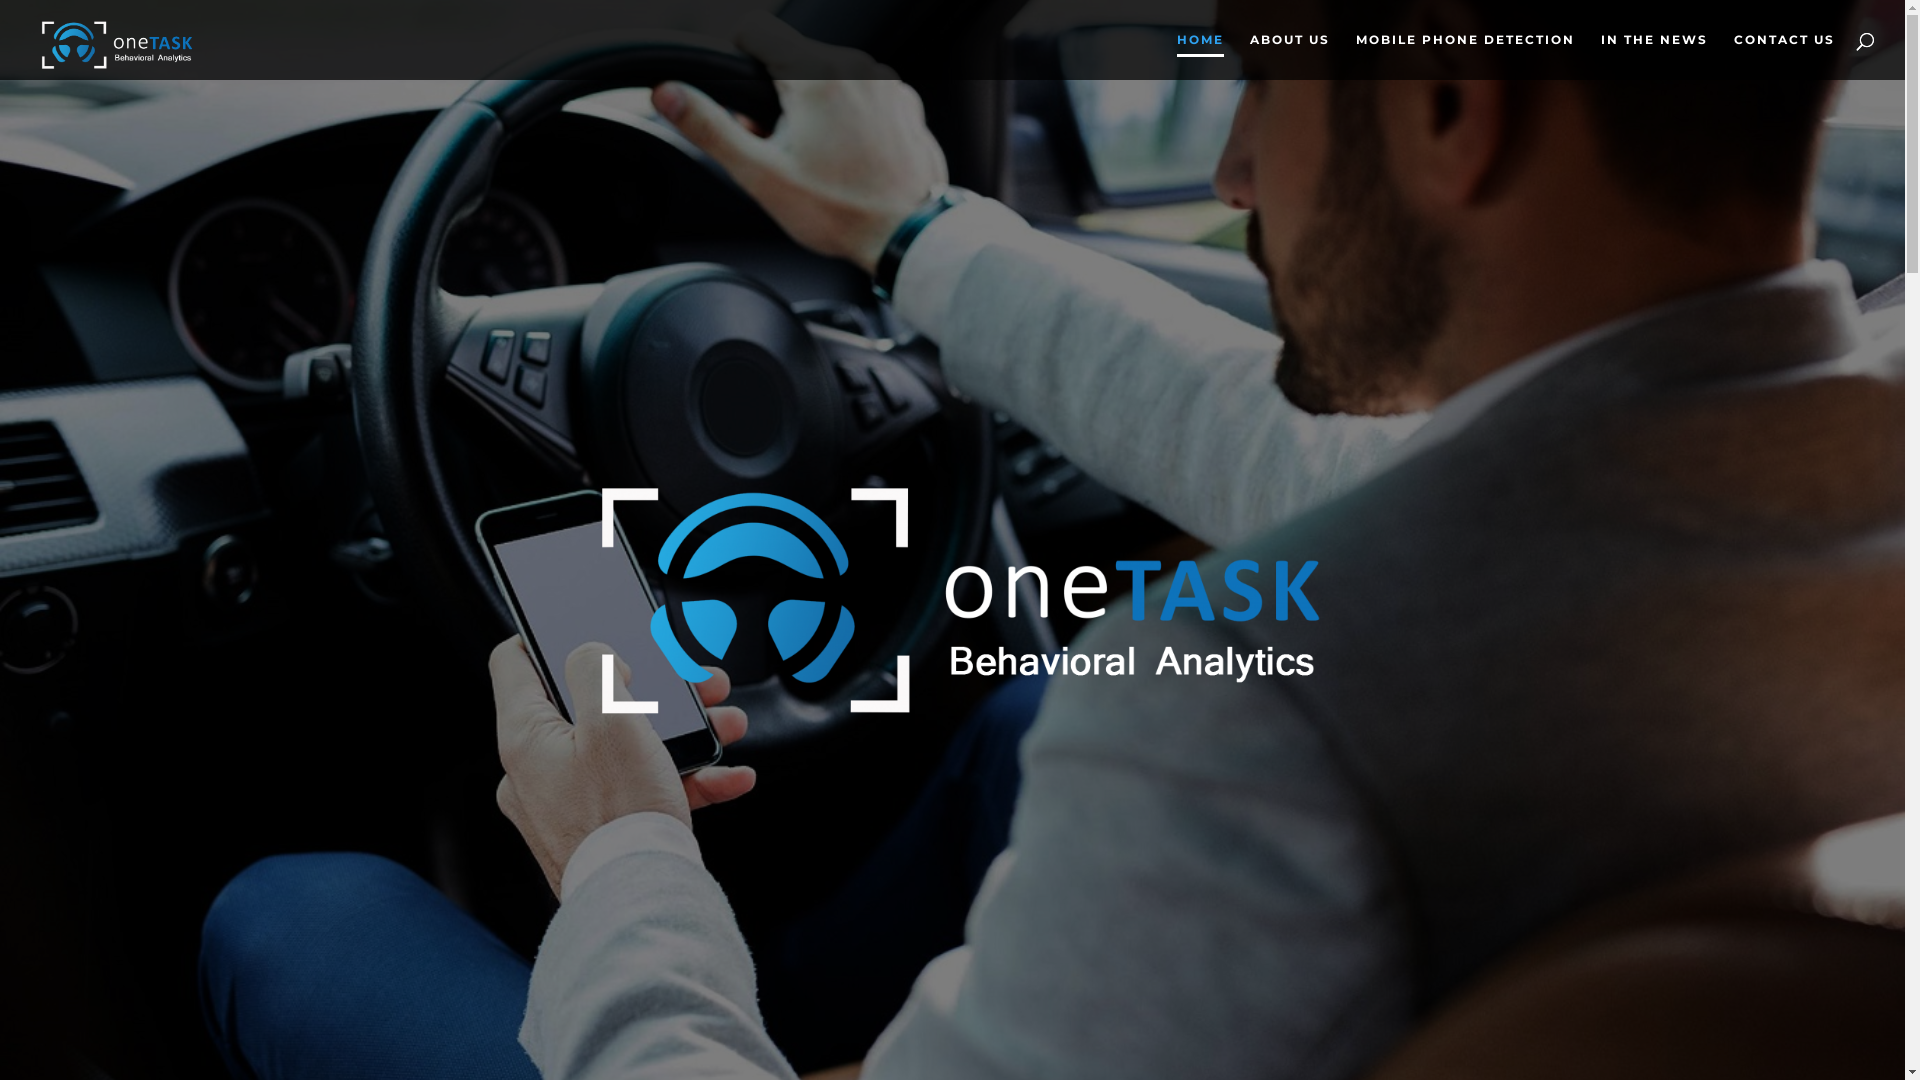 This screenshot has height=1080, width=1920. Describe the element at coordinates (1200, 55) in the screenshot. I see `'HOME'` at that location.